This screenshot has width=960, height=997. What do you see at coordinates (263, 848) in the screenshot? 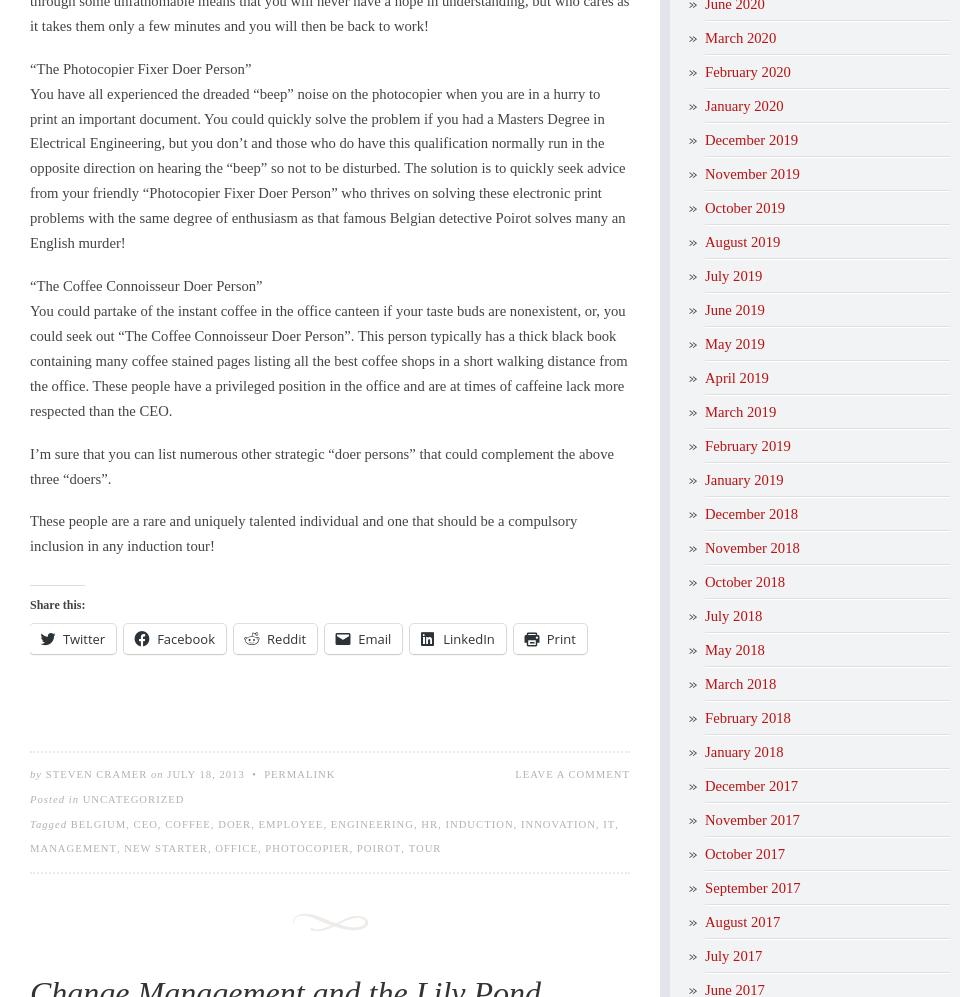
I see `'photocopier'` at bounding box center [263, 848].